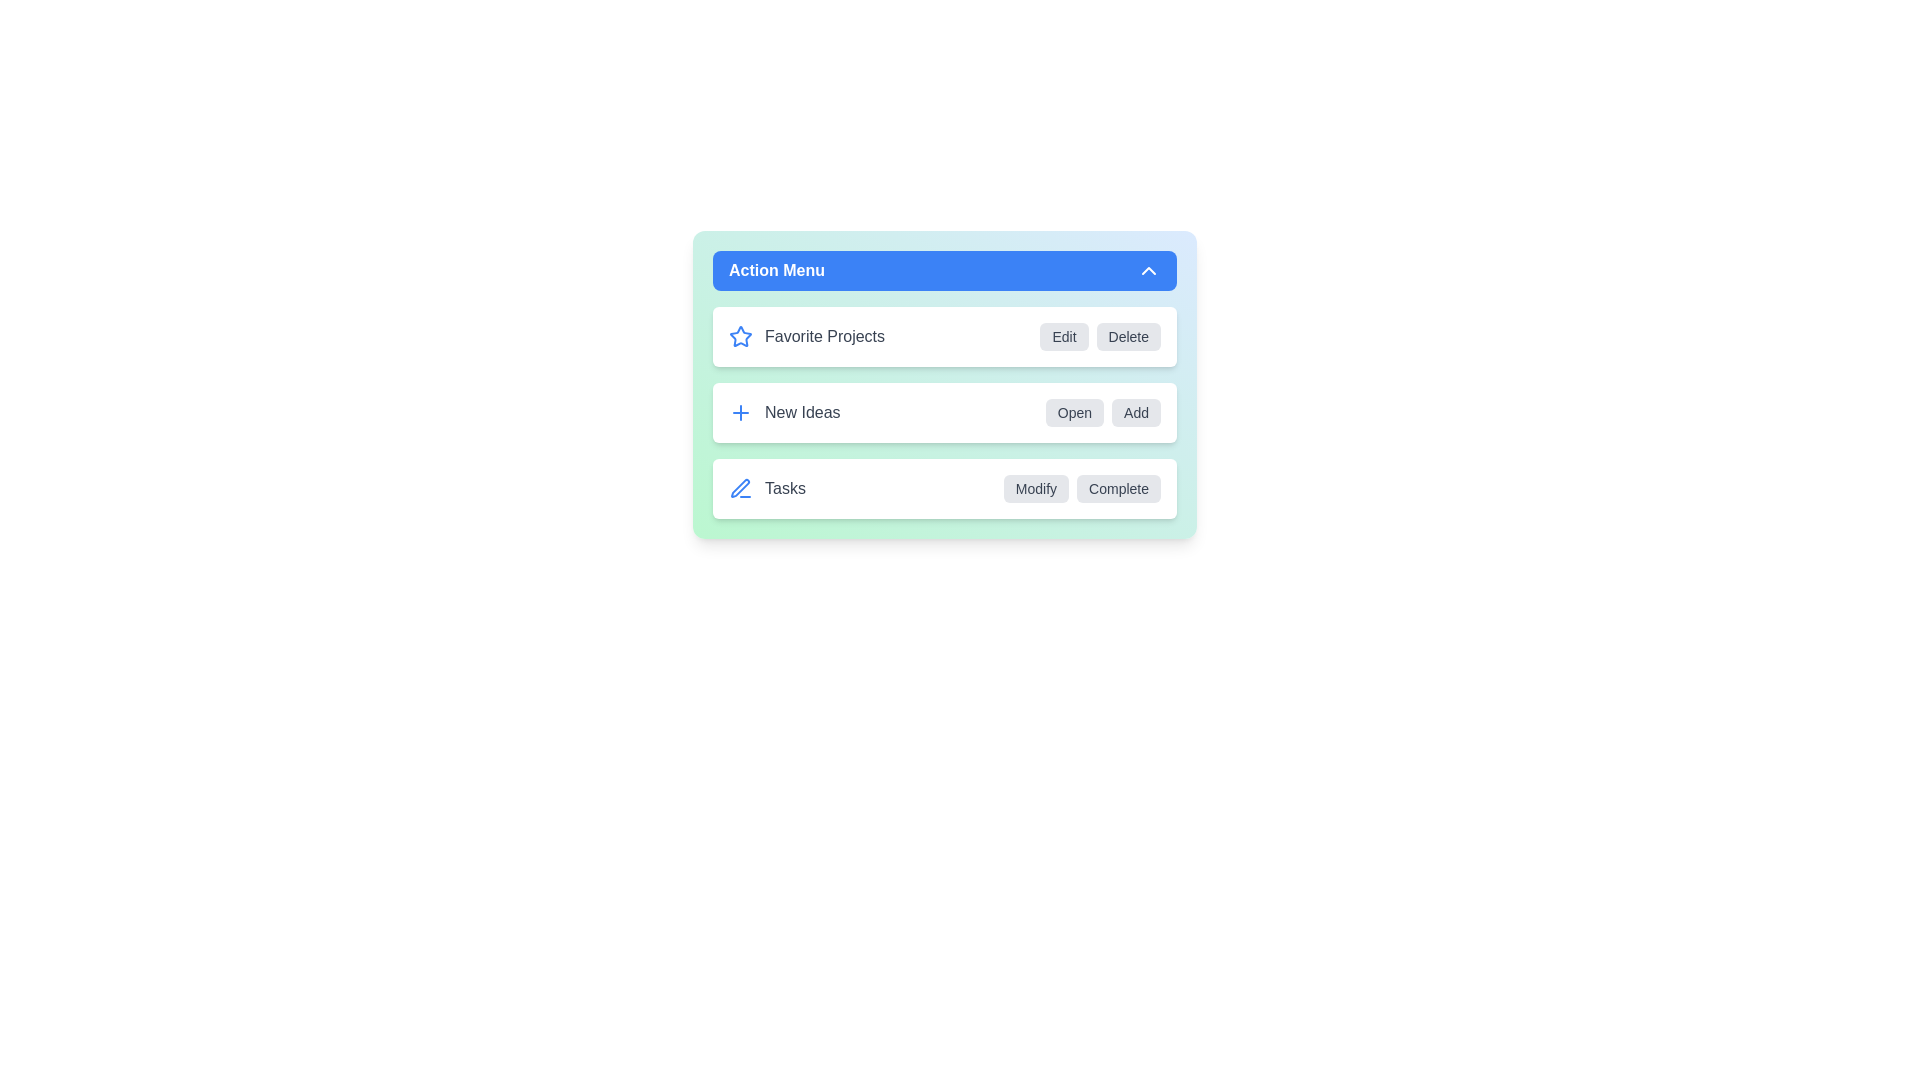  Describe the element at coordinates (944, 270) in the screenshot. I see `the toggle button to collapse the menu` at that location.